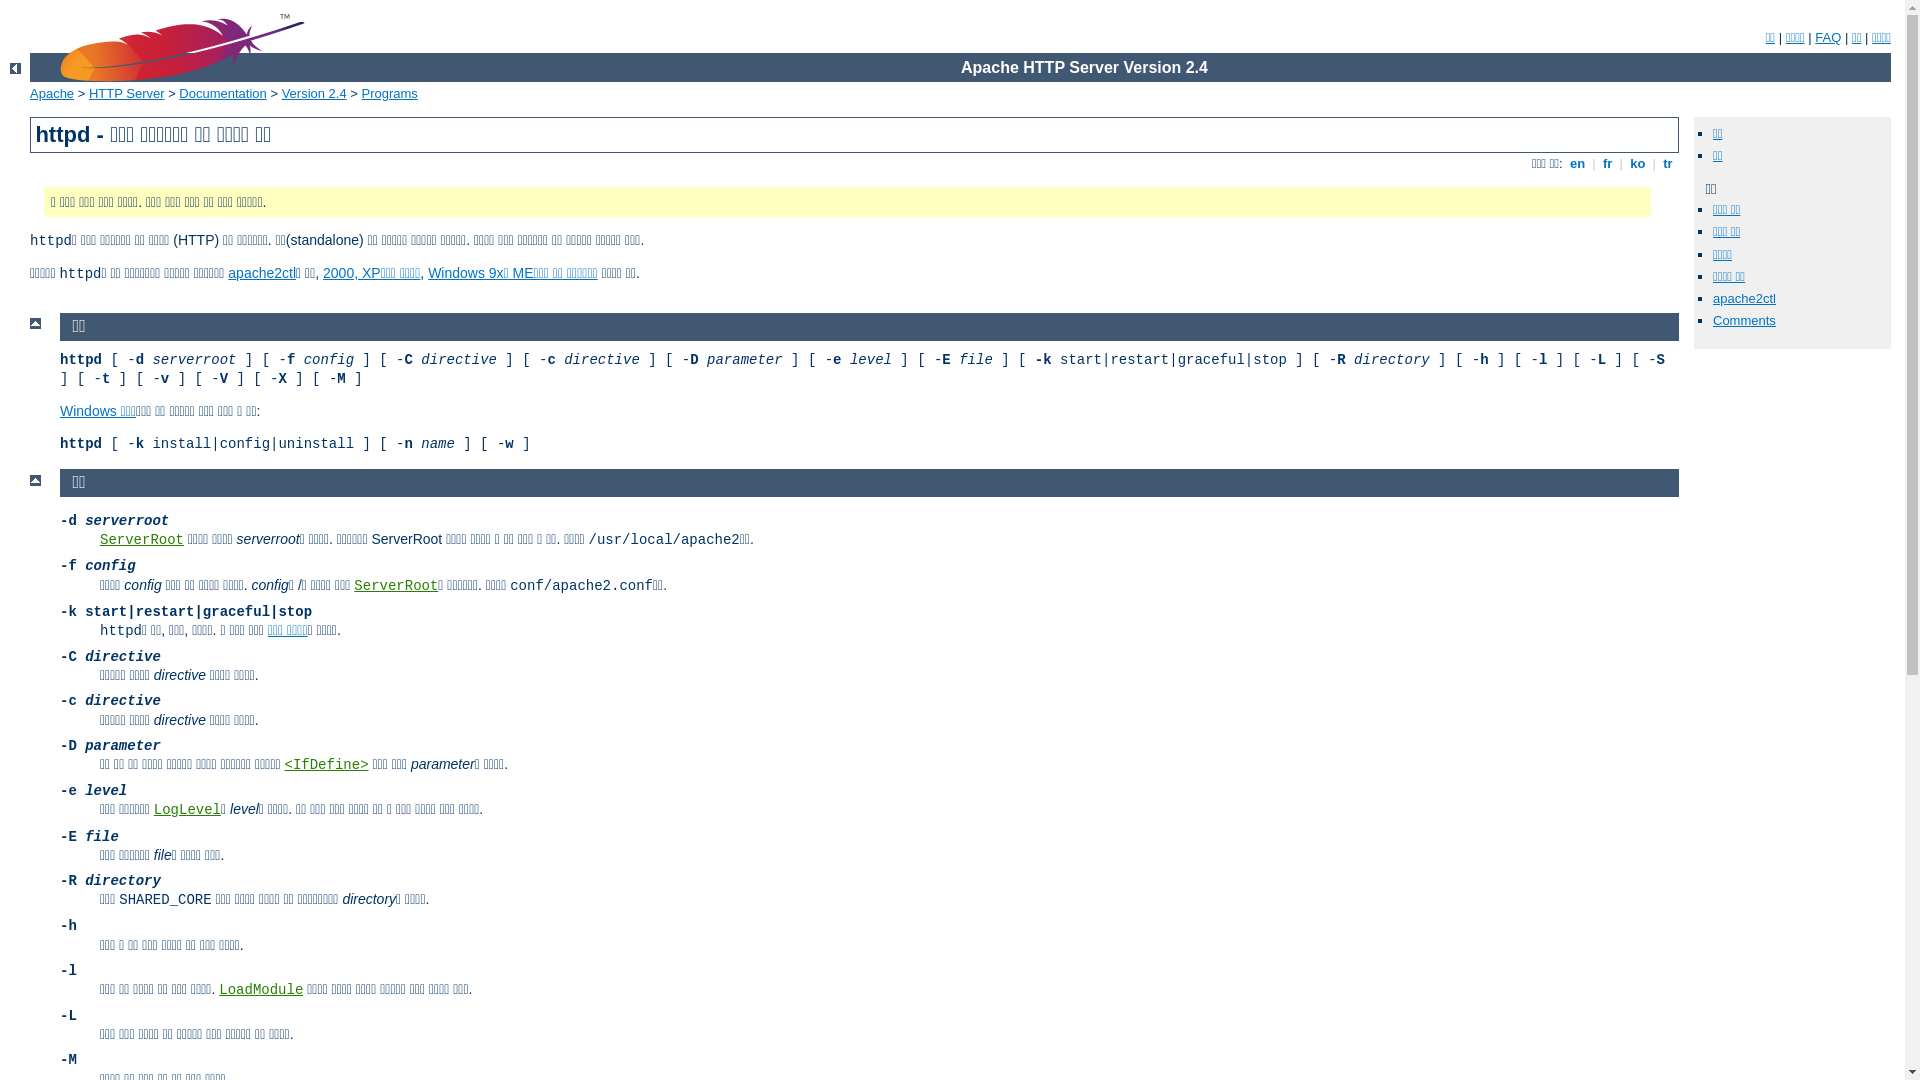 The width and height of the screenshot is (1920, 1080). What do you see at coordinates (222, 93) in the screenshot?
I see `'Documentation'` at bounding box center [222, 93].